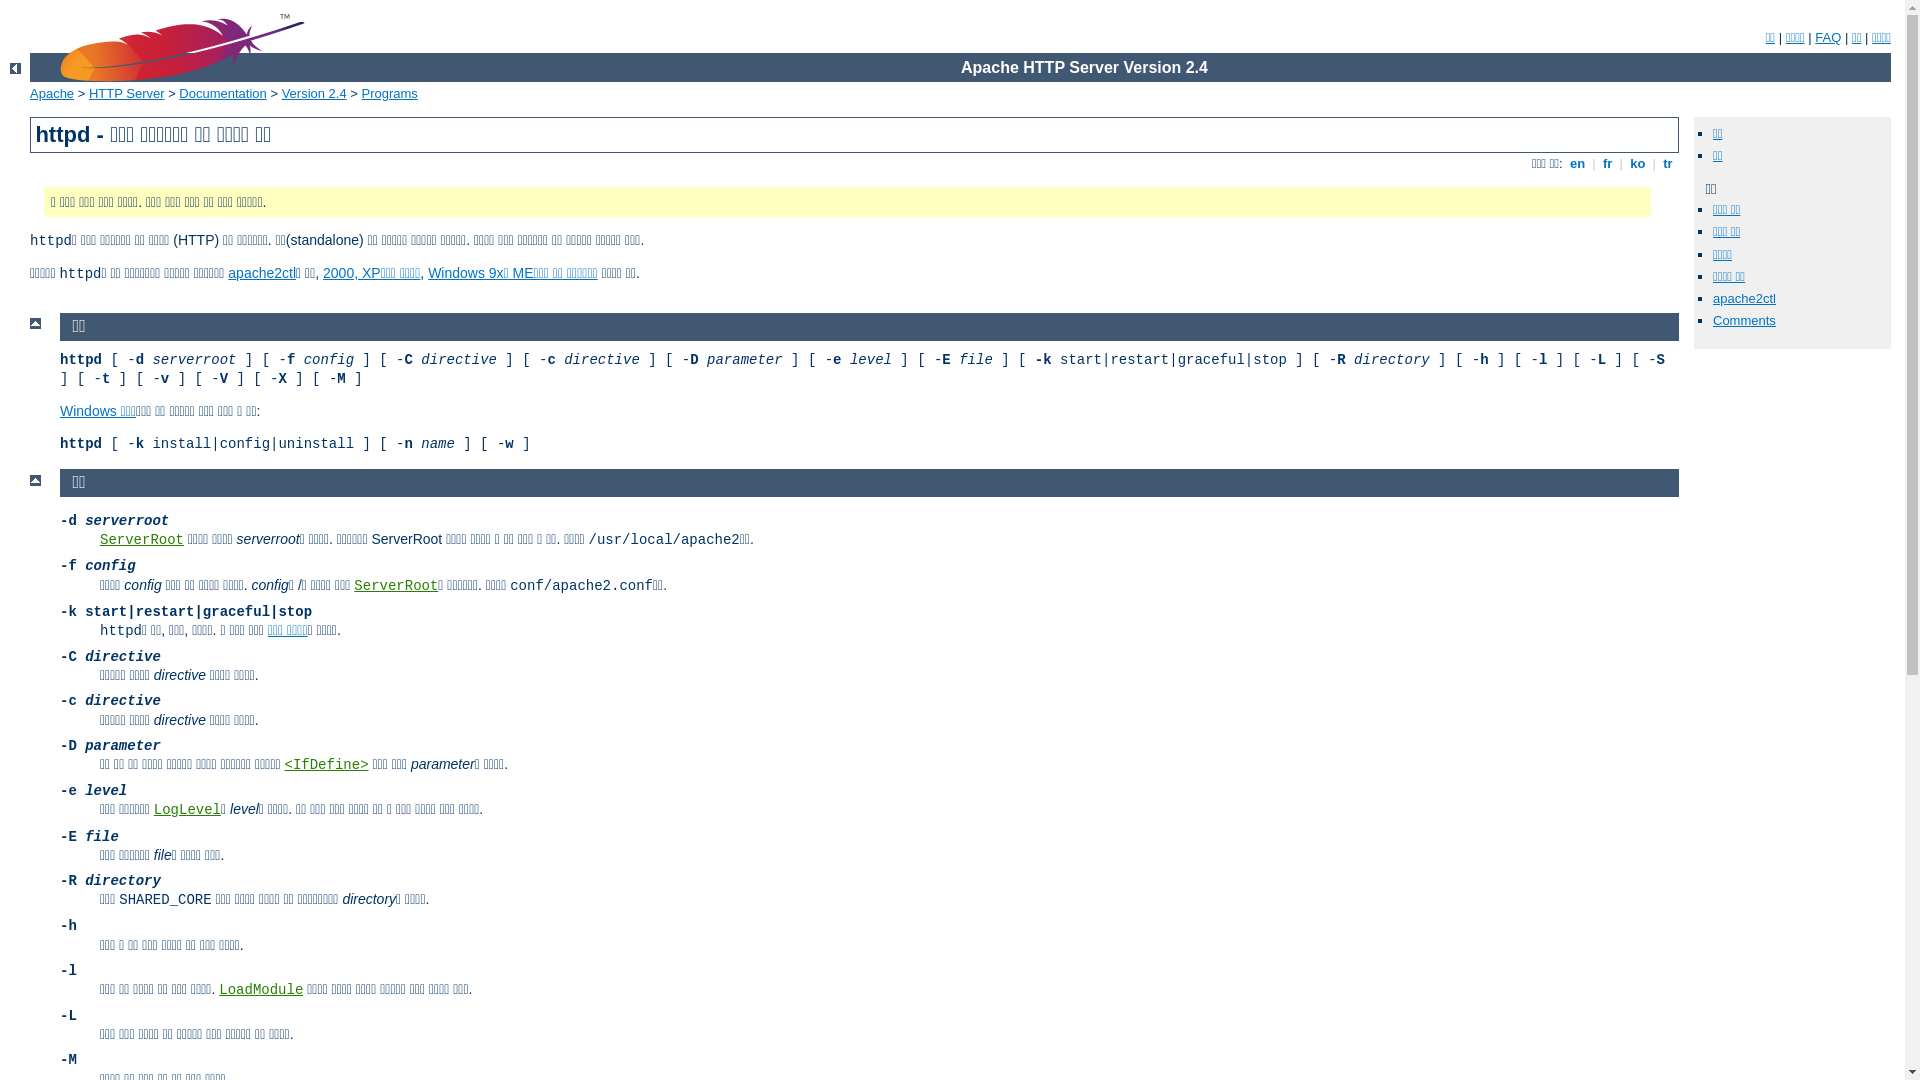 The width and height of the screenshot is (1920, 1080). What do you see at coordinates (222, 93) in the screenshot?
I see `'Documentation'` at bounding box center [222, 93].